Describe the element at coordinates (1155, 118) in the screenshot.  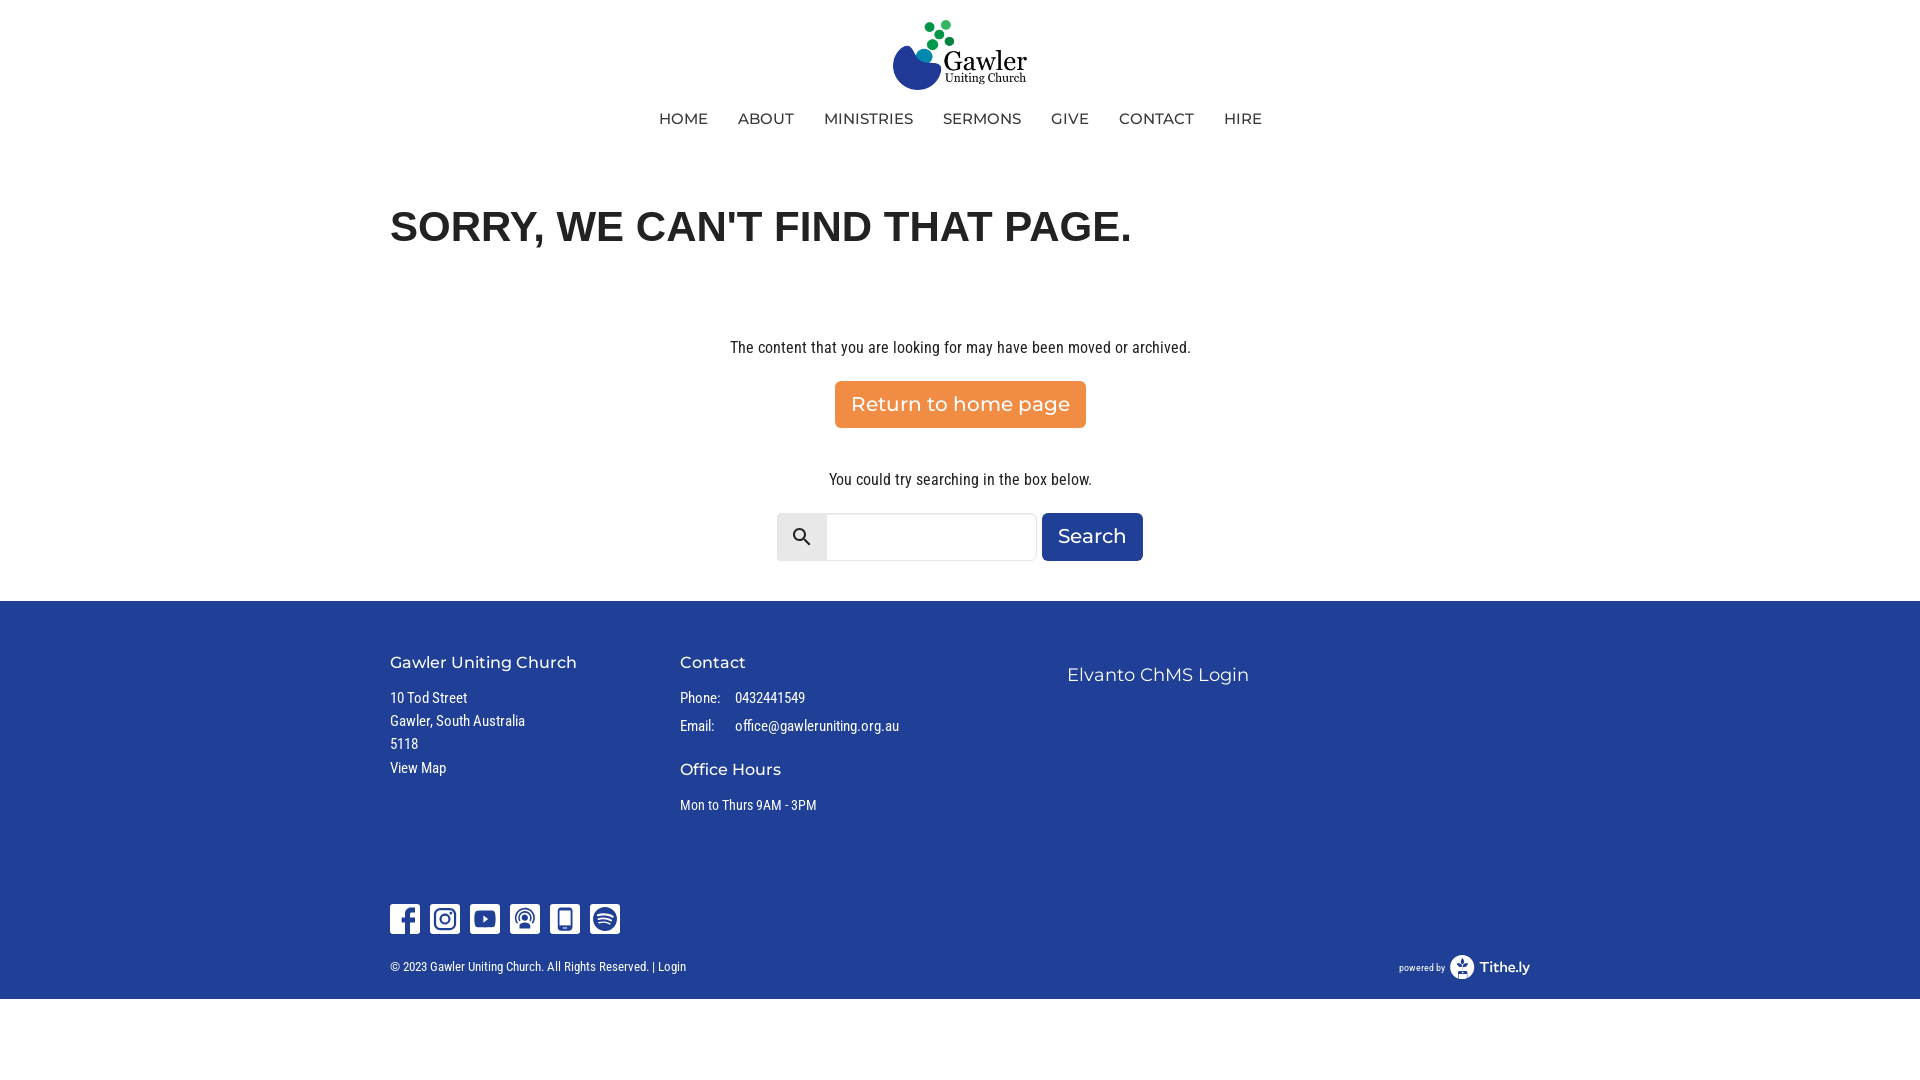
I see `'CONTACT'` at that location.